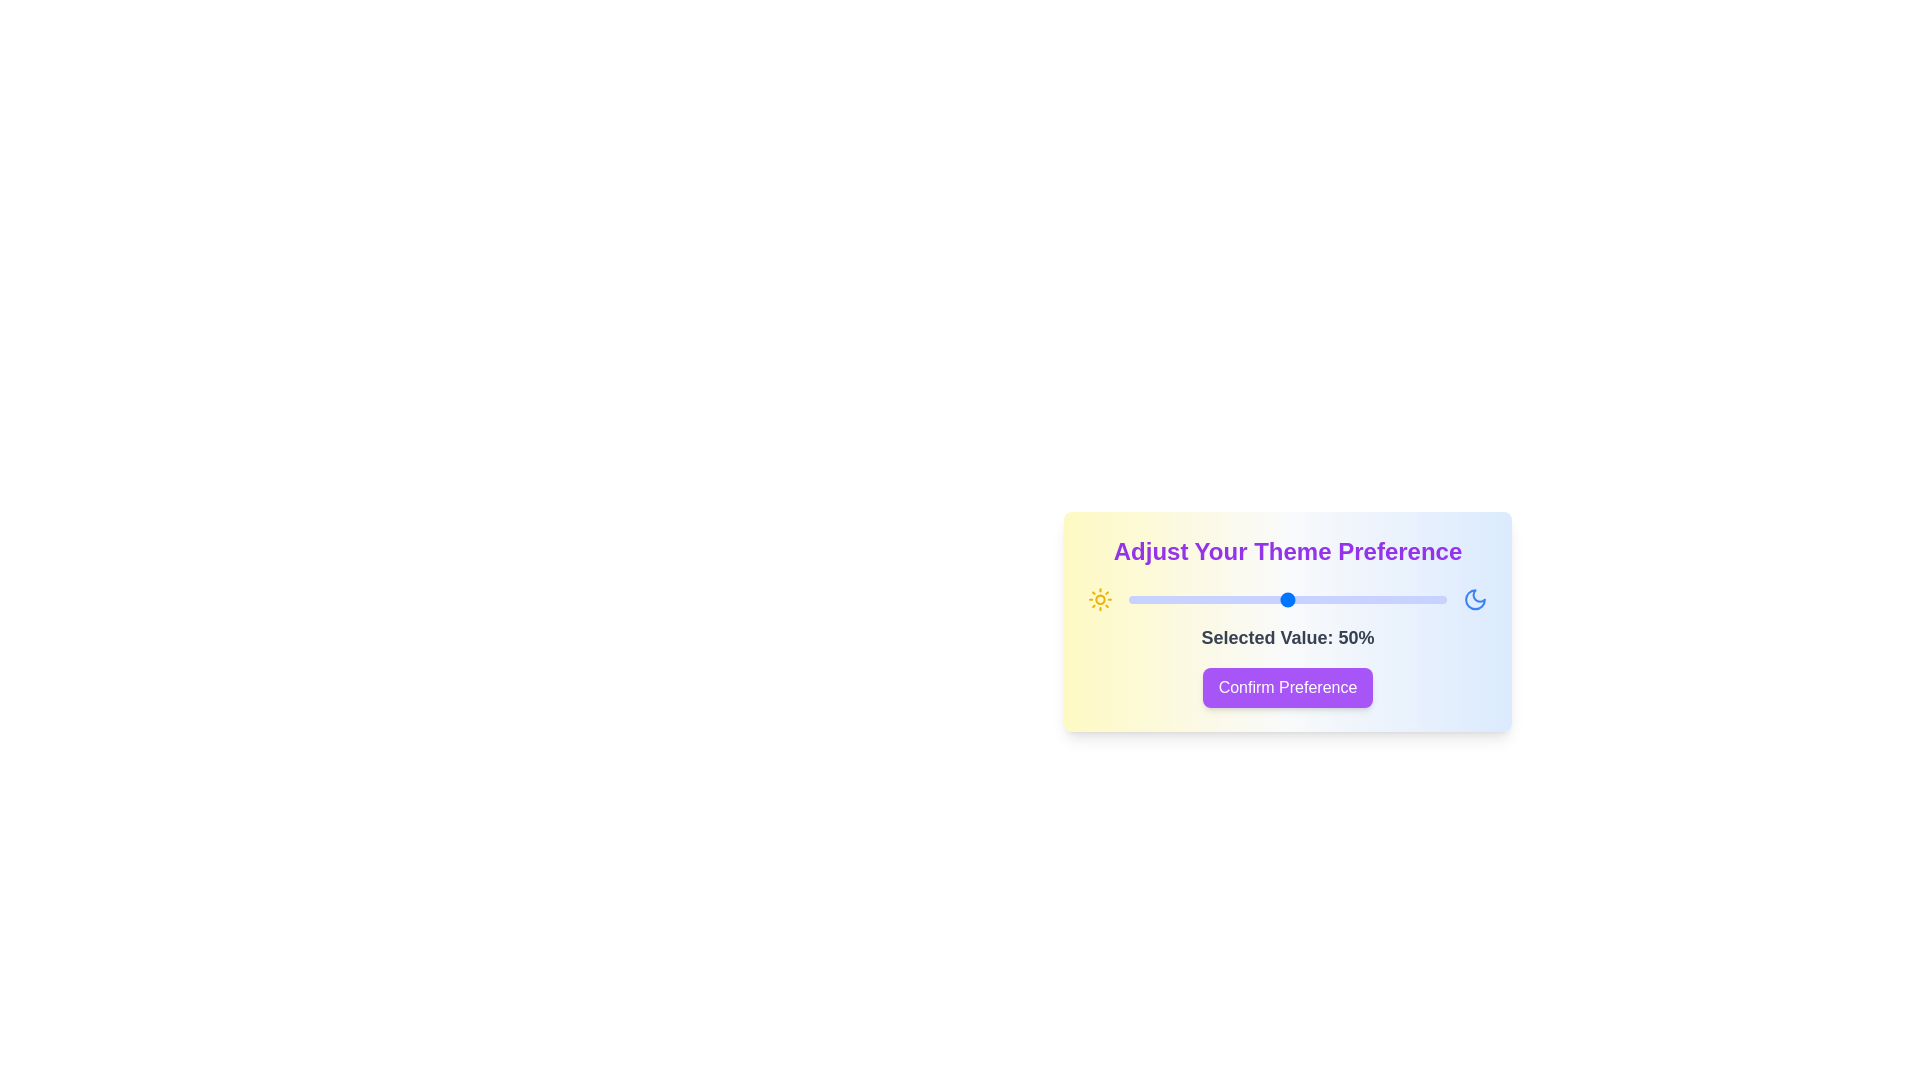 The height and width of the screenshot is (1080, 1920). What do you see at coordinates (1475, 599) in the screenshot?
I see `the crescent moon shaped SVG icon located to the right side of the dialog box labeled 'Adjust Your Theme Preference', above the 'Confirm Preference' button` at bounding box center [1475, 599].